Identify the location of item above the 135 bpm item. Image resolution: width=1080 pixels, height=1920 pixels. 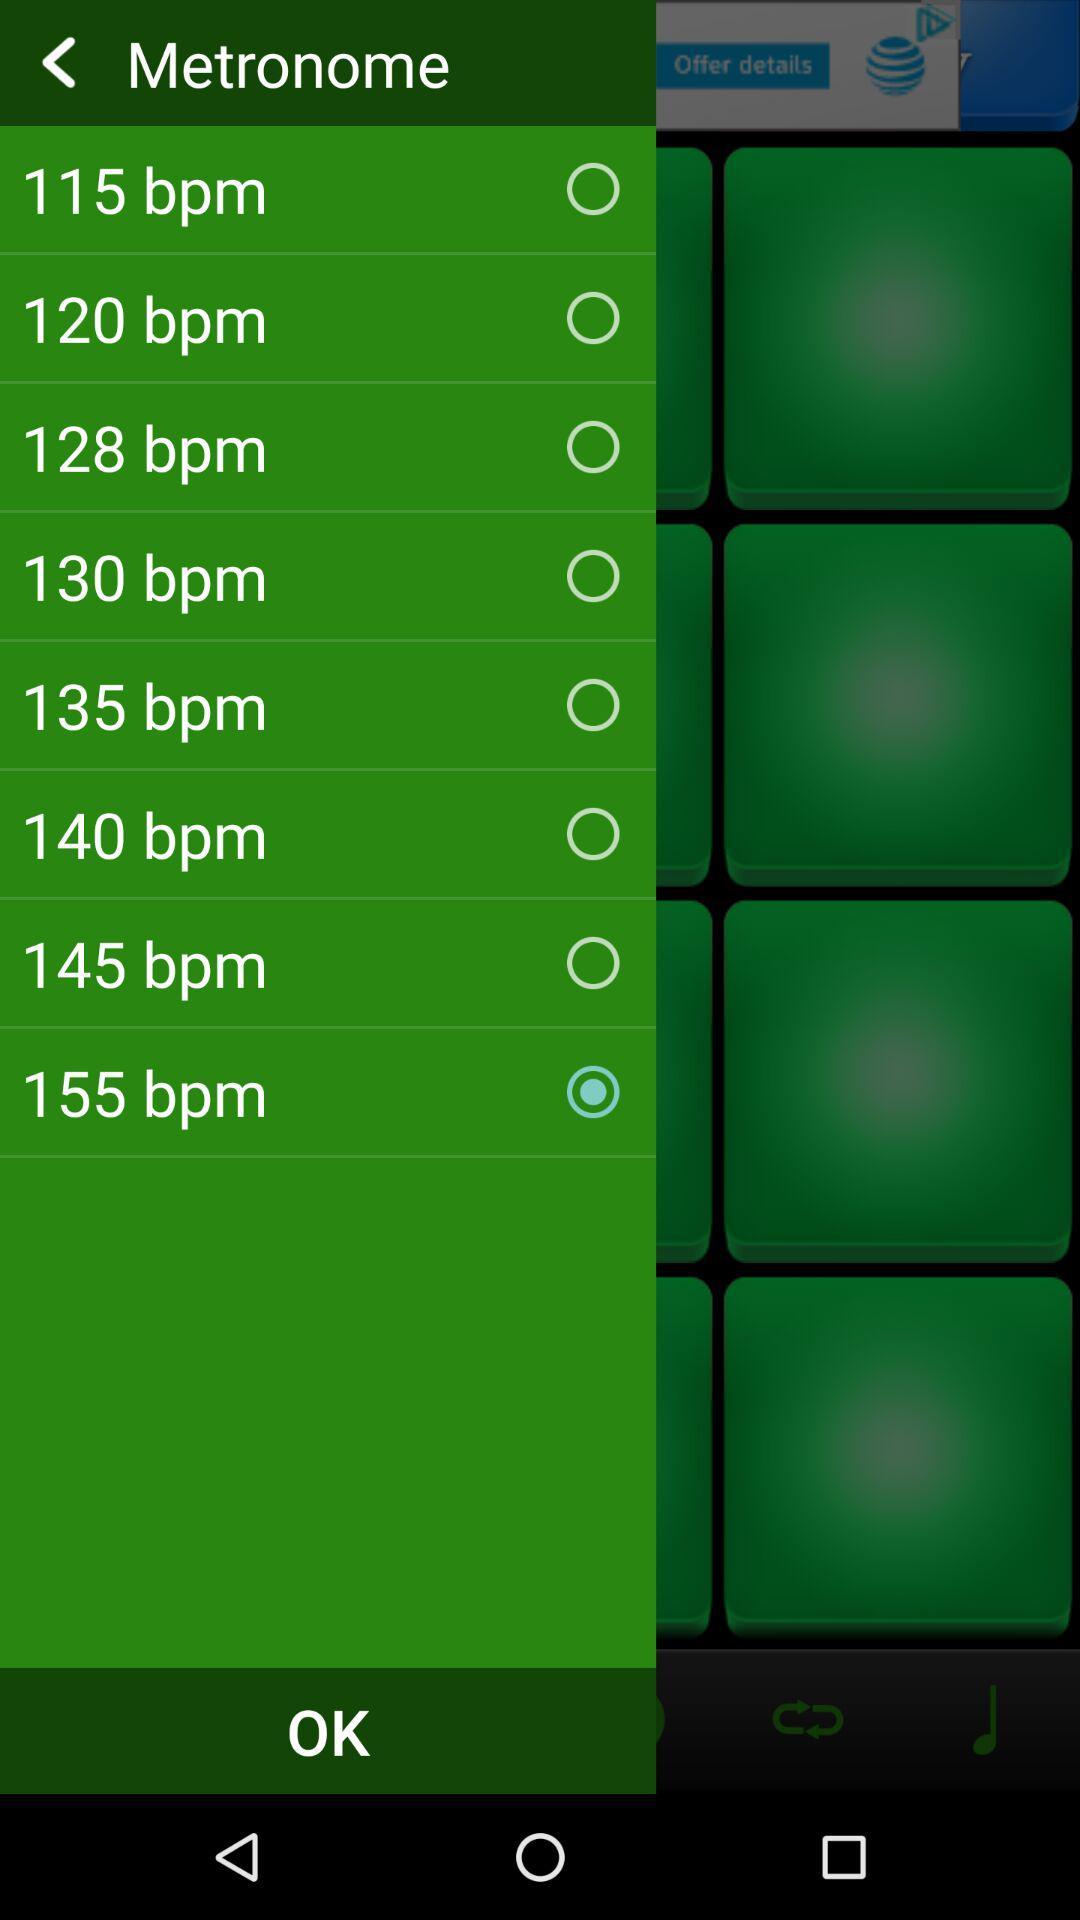
(327, 575).